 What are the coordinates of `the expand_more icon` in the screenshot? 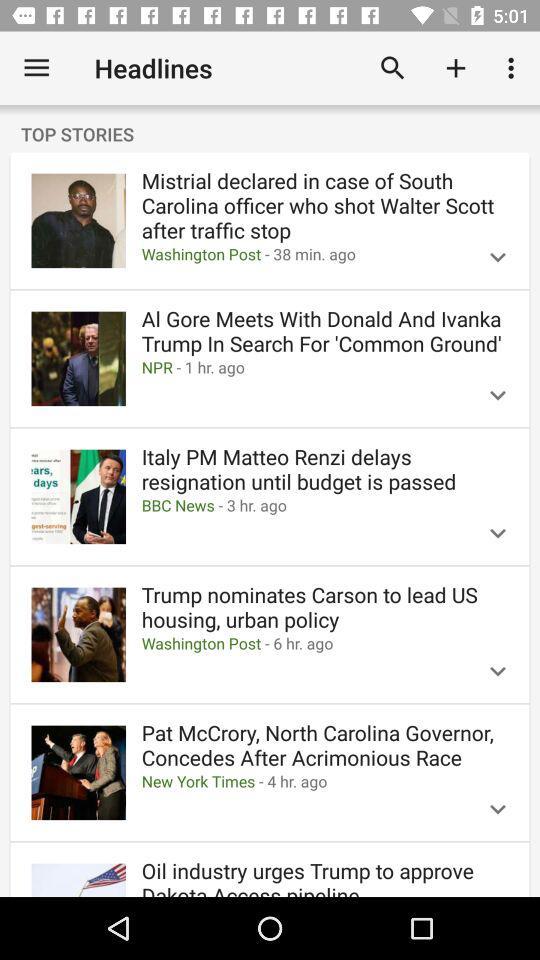 It's located at (496, 256).